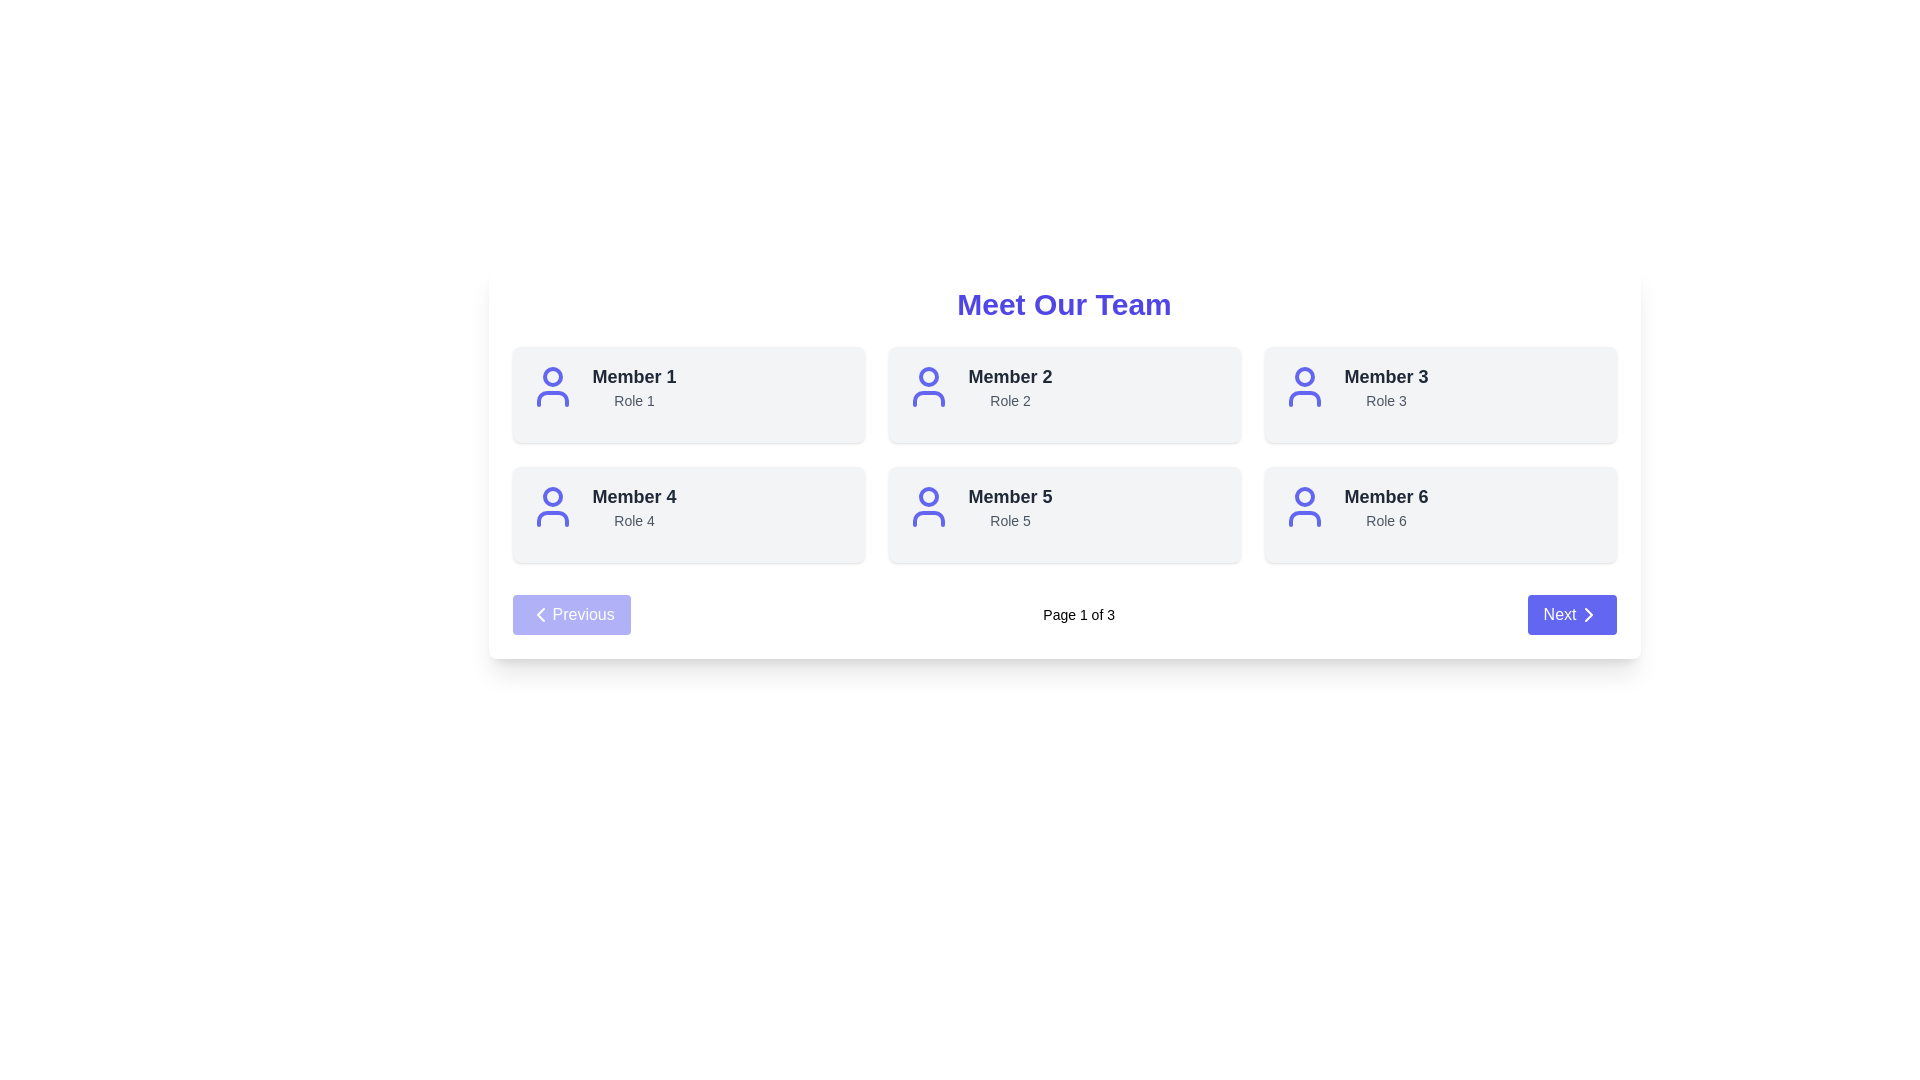 This screenshot has height=1080, width=1920. Describe the element at coordinates (1010, 401) in the screenshot. I see `the text label reading 'Role 2', which is styled in a smaller font size and subtle gray color, positioned below the 'Member 2' title in the card layout` at that location.